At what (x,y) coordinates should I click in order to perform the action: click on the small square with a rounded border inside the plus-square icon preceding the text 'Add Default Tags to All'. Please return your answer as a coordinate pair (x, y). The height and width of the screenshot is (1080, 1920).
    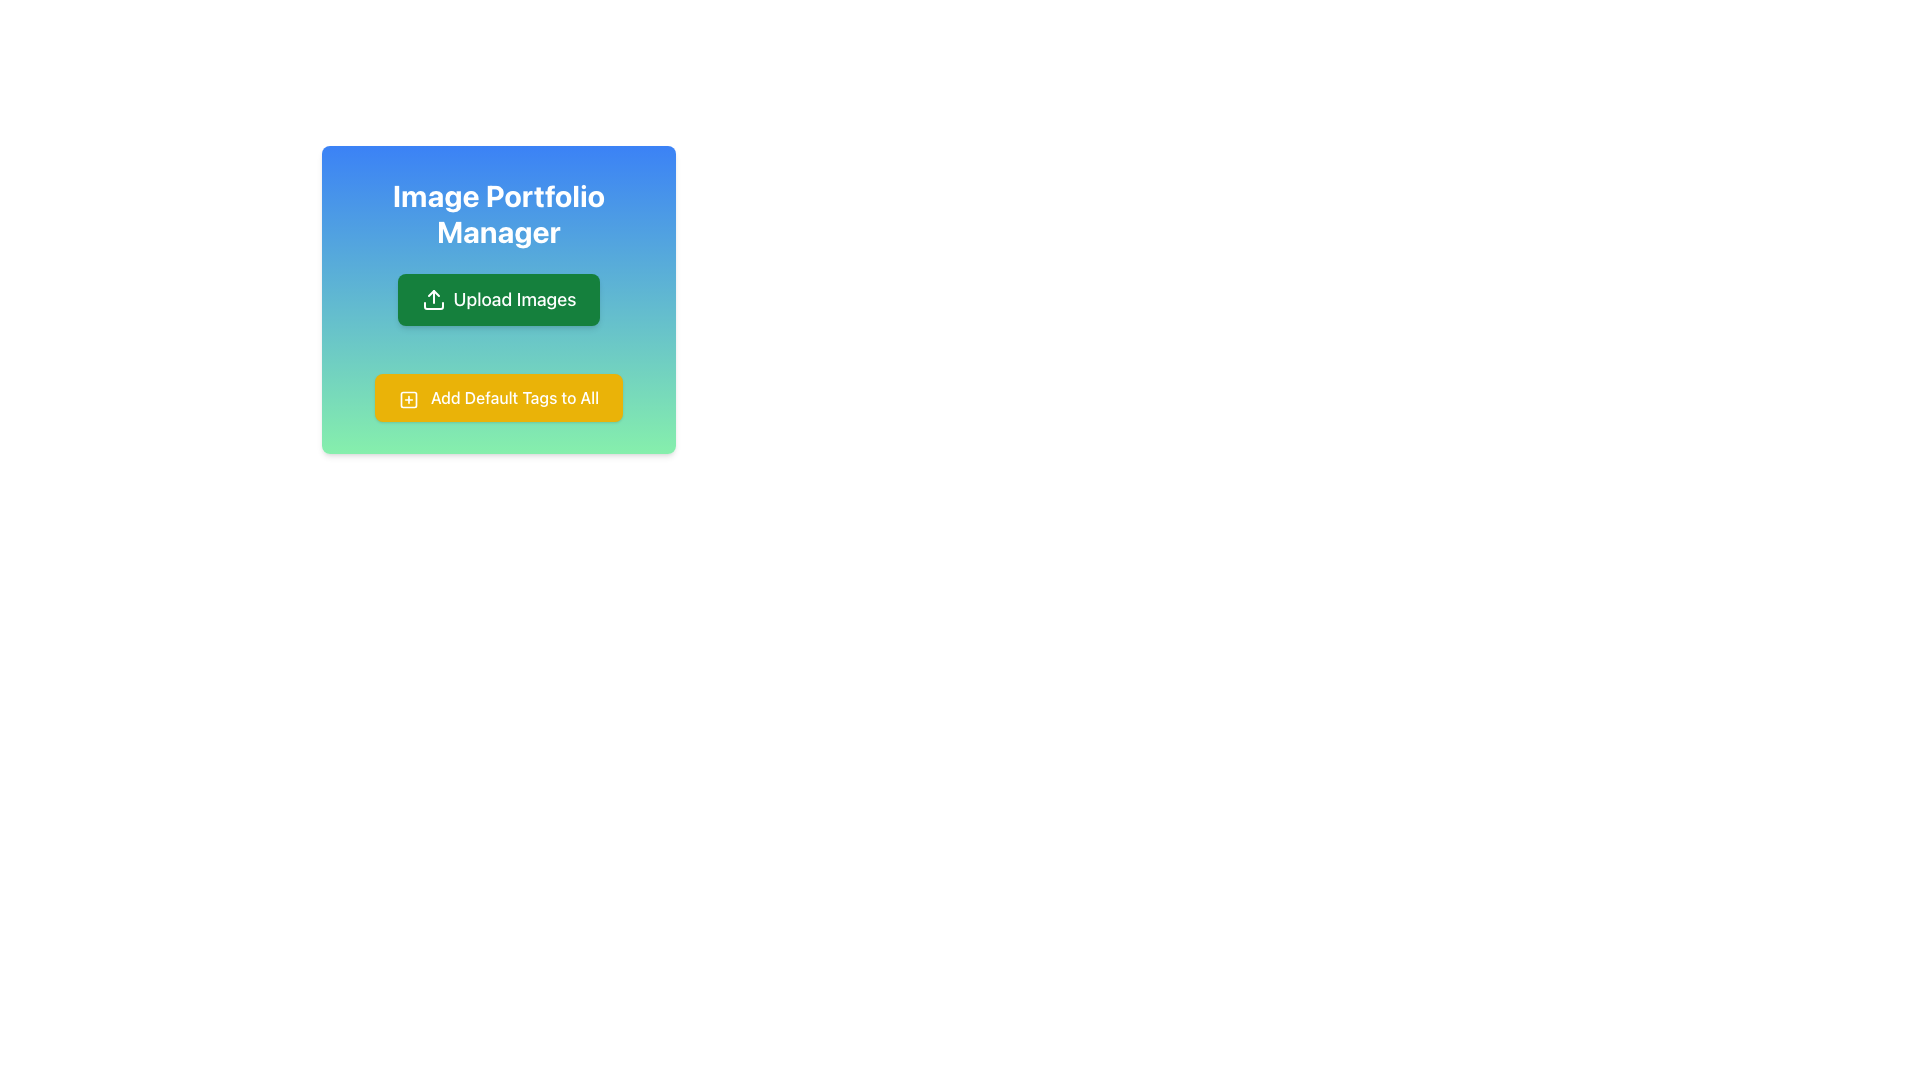
    Looking at the image, I should click on (407, 399).